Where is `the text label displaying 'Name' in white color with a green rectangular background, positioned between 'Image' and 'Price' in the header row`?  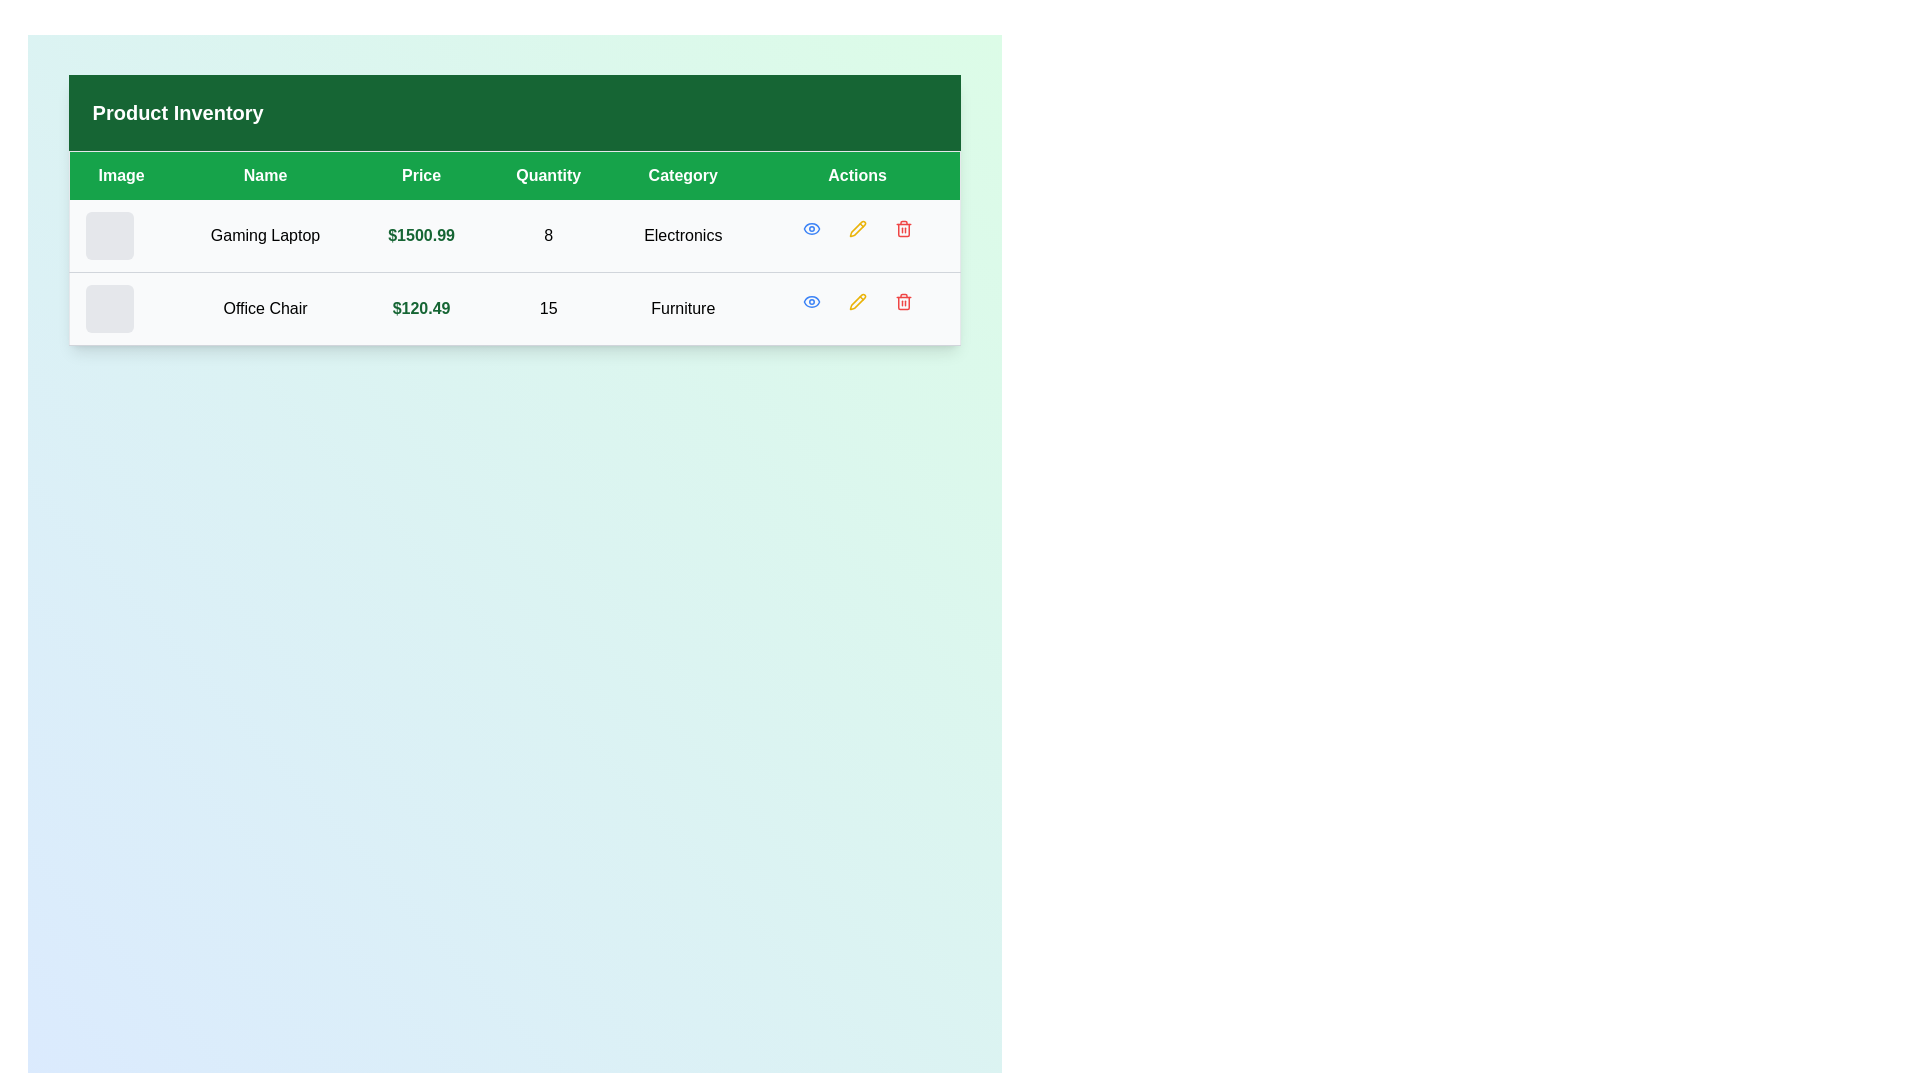 the text label displaying 'Name' in white color with a green rectangular background, positioned between 'Image' and 'Price' in the header row is located at coordinates (264, 174).